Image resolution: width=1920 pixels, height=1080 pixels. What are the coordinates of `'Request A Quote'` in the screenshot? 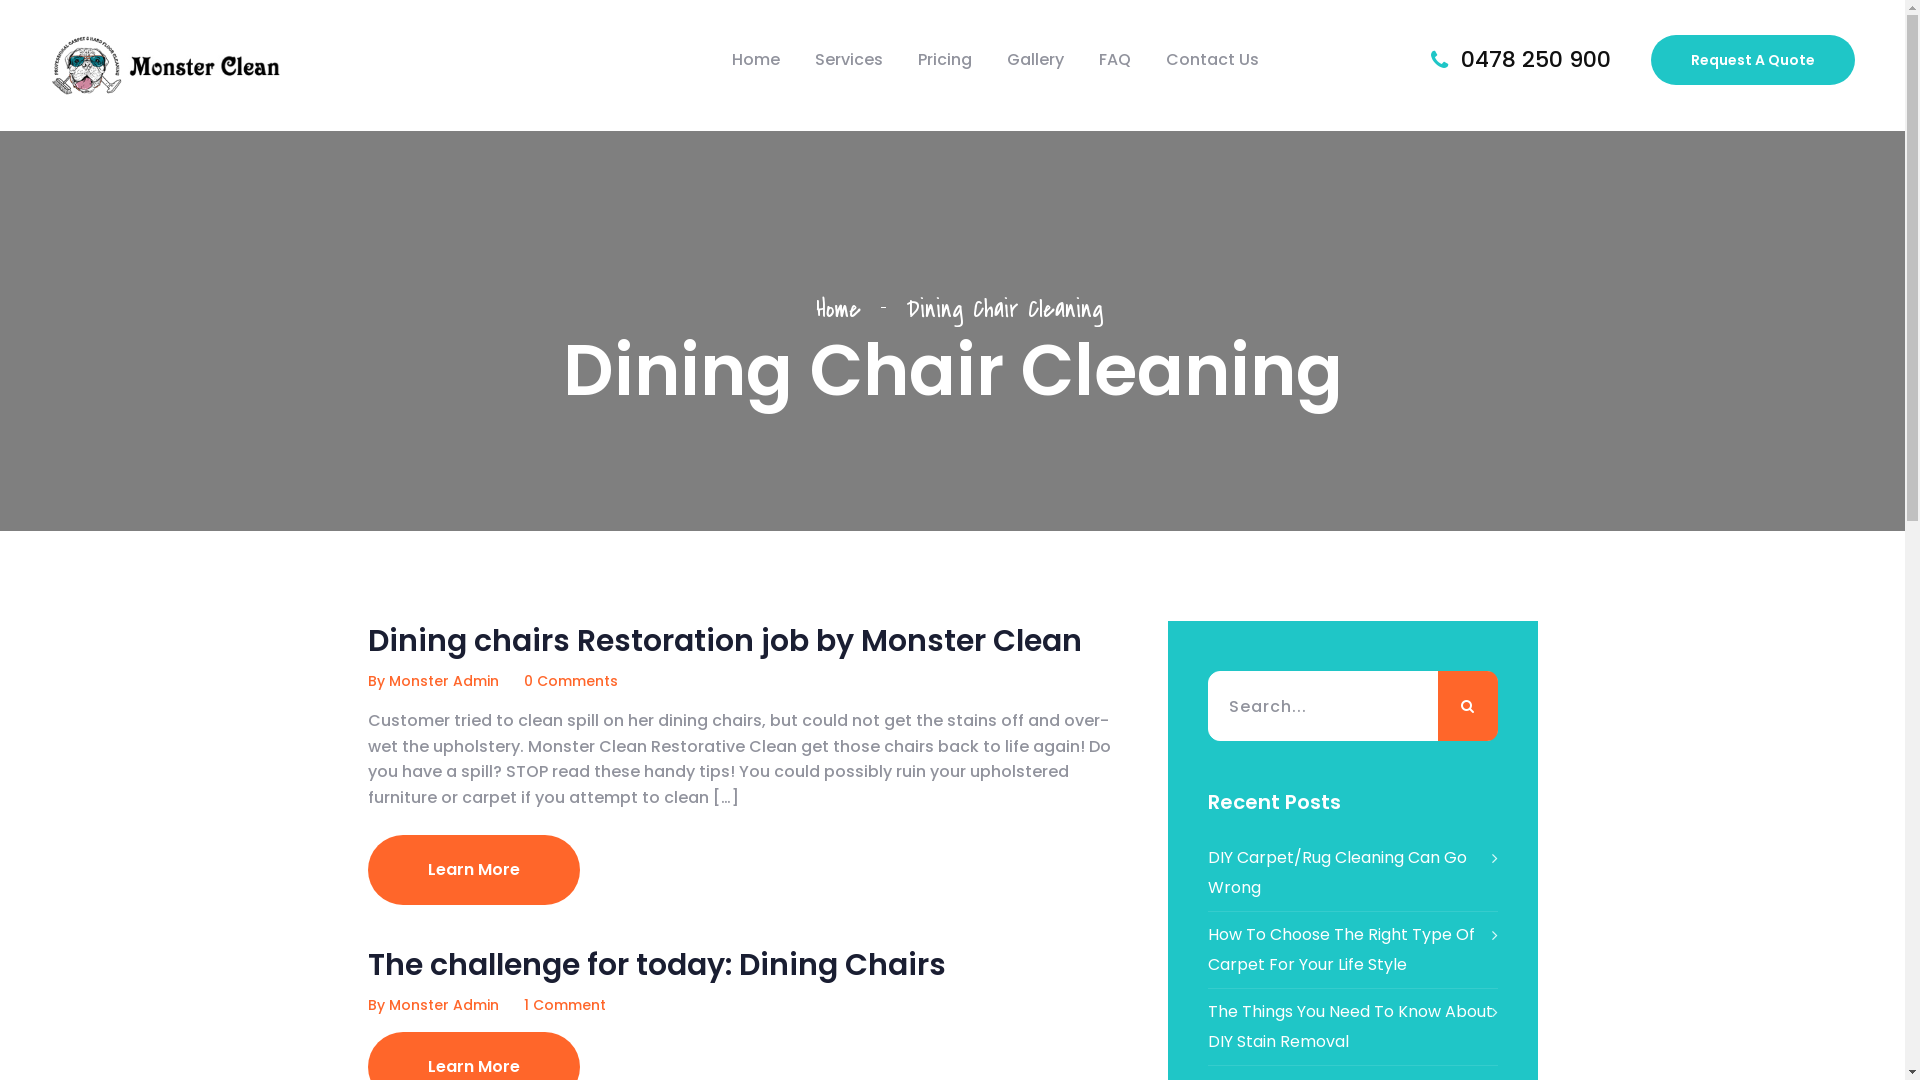 It's located at (1751, 59).